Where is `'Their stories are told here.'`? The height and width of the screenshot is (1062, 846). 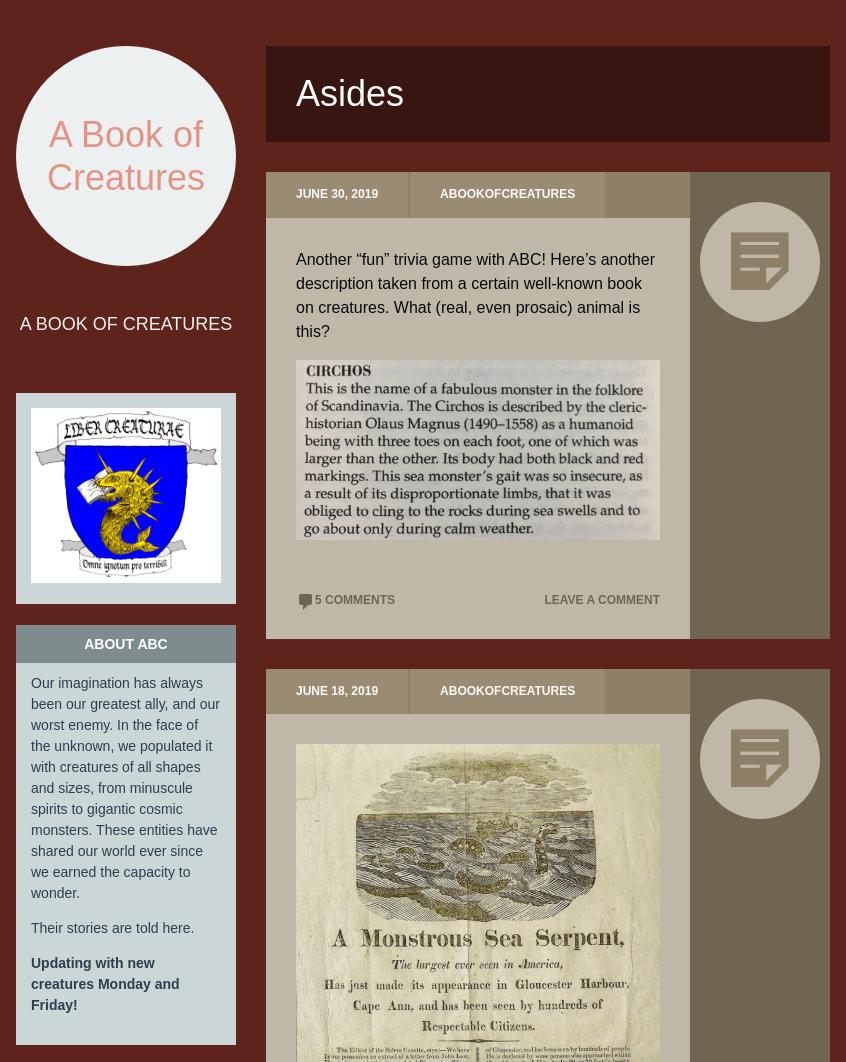 'Their stories are told here.' is located at coordinates (112, 926).